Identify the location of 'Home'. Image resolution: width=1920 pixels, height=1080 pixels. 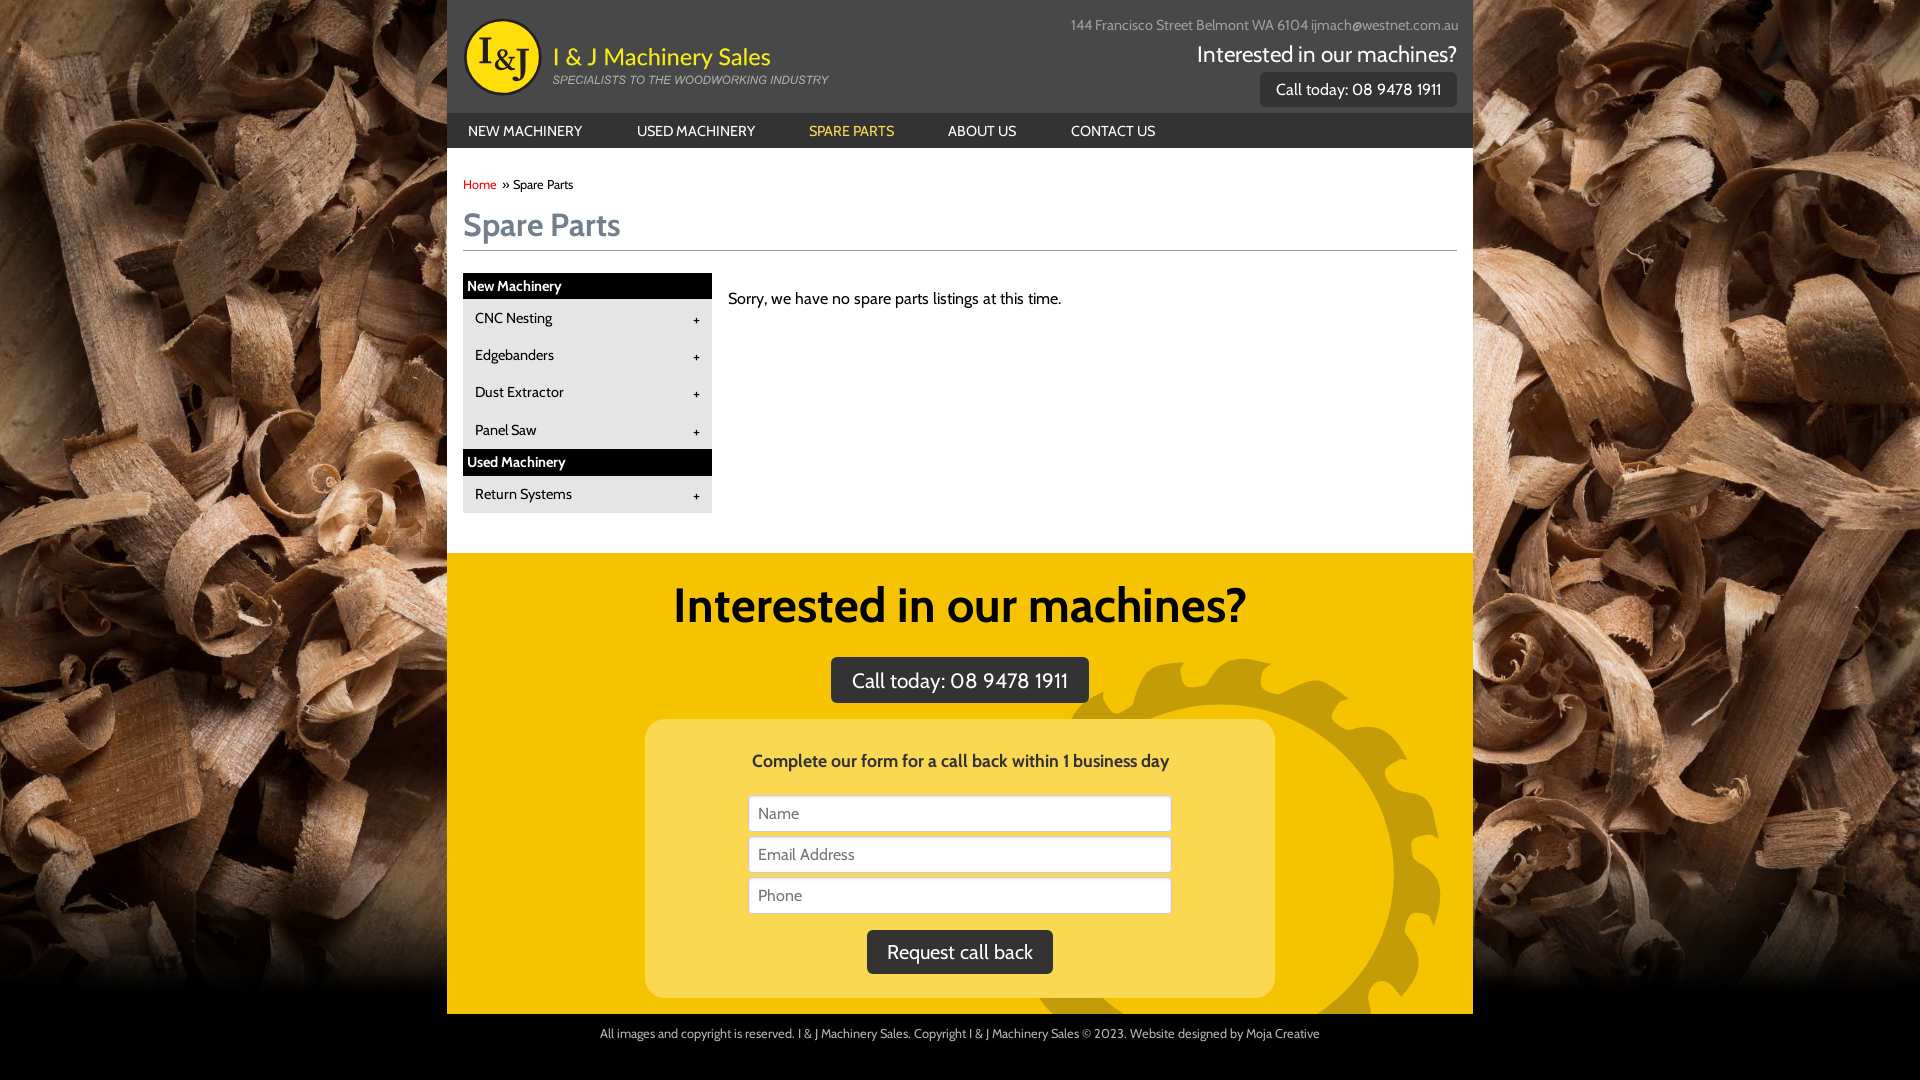
(480, 184).